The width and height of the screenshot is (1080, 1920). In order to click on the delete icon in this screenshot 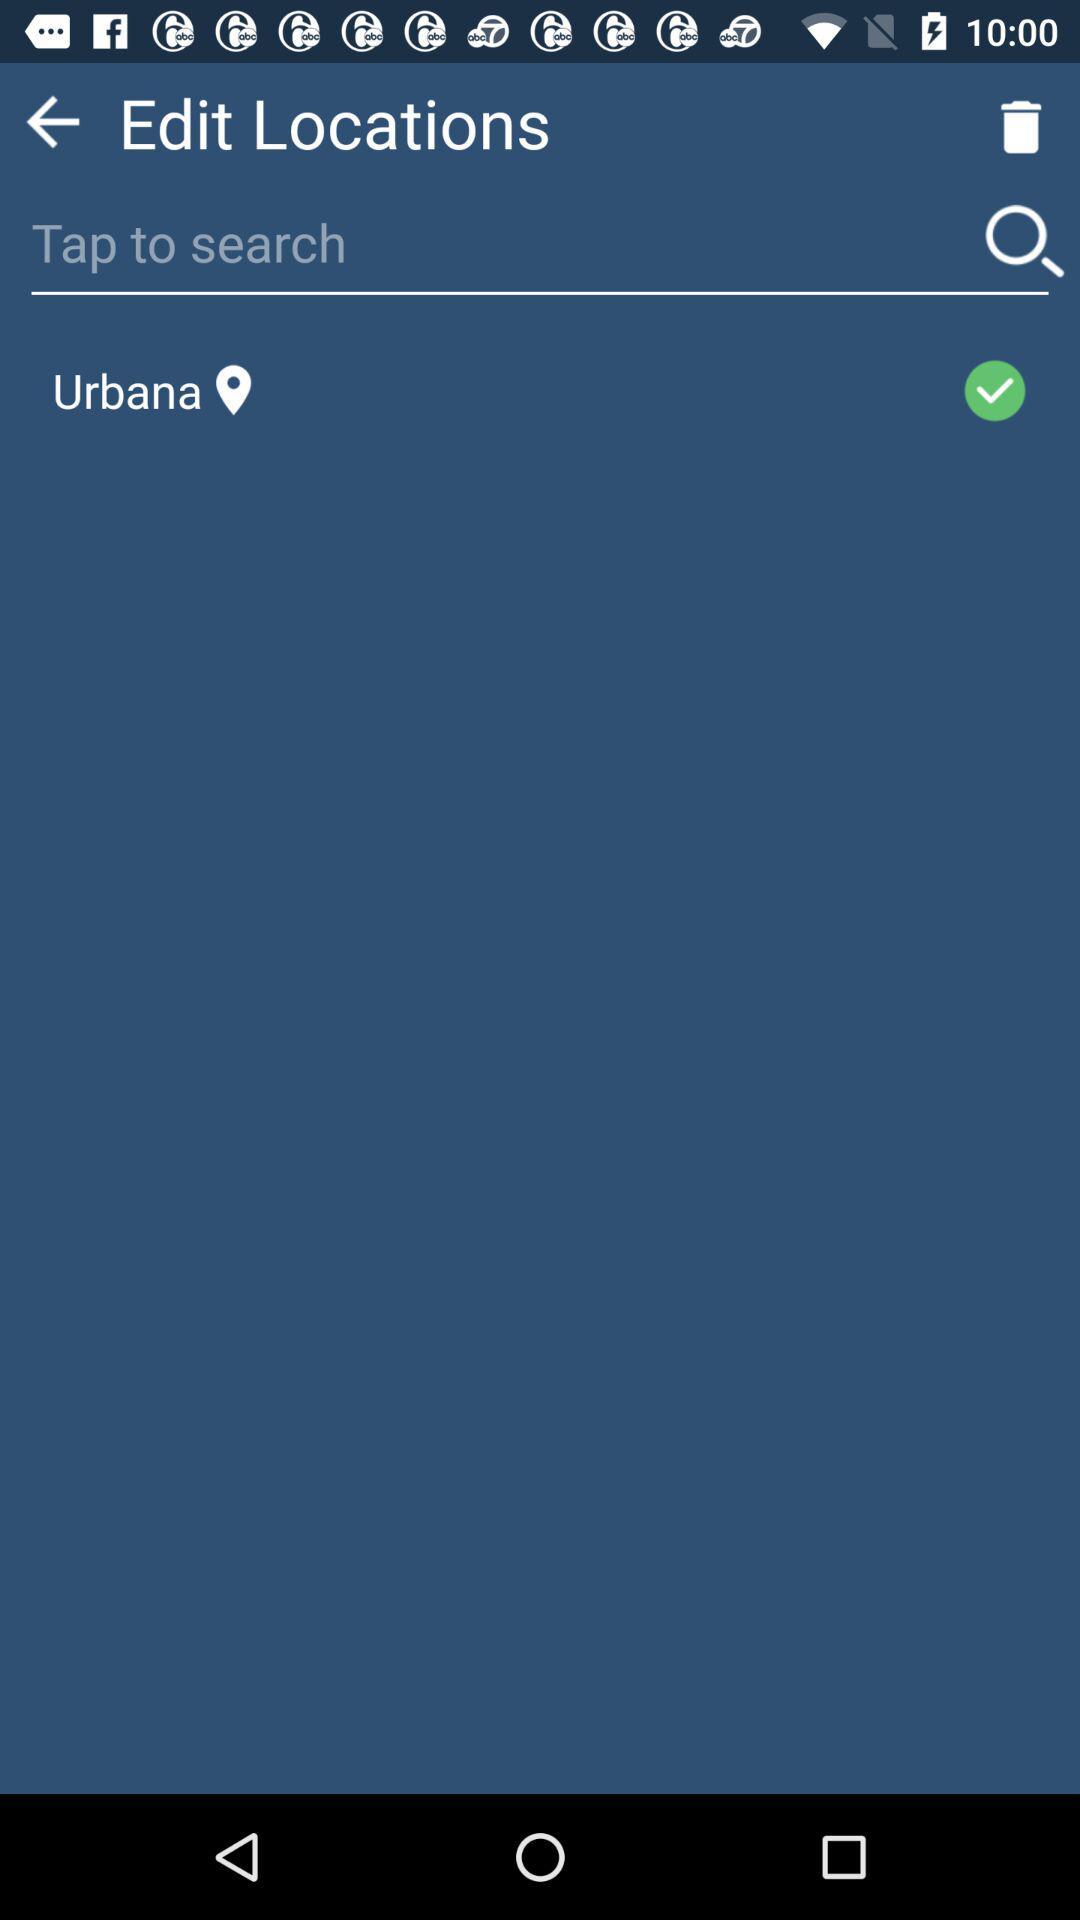, I will do `click(1021, 121)`.